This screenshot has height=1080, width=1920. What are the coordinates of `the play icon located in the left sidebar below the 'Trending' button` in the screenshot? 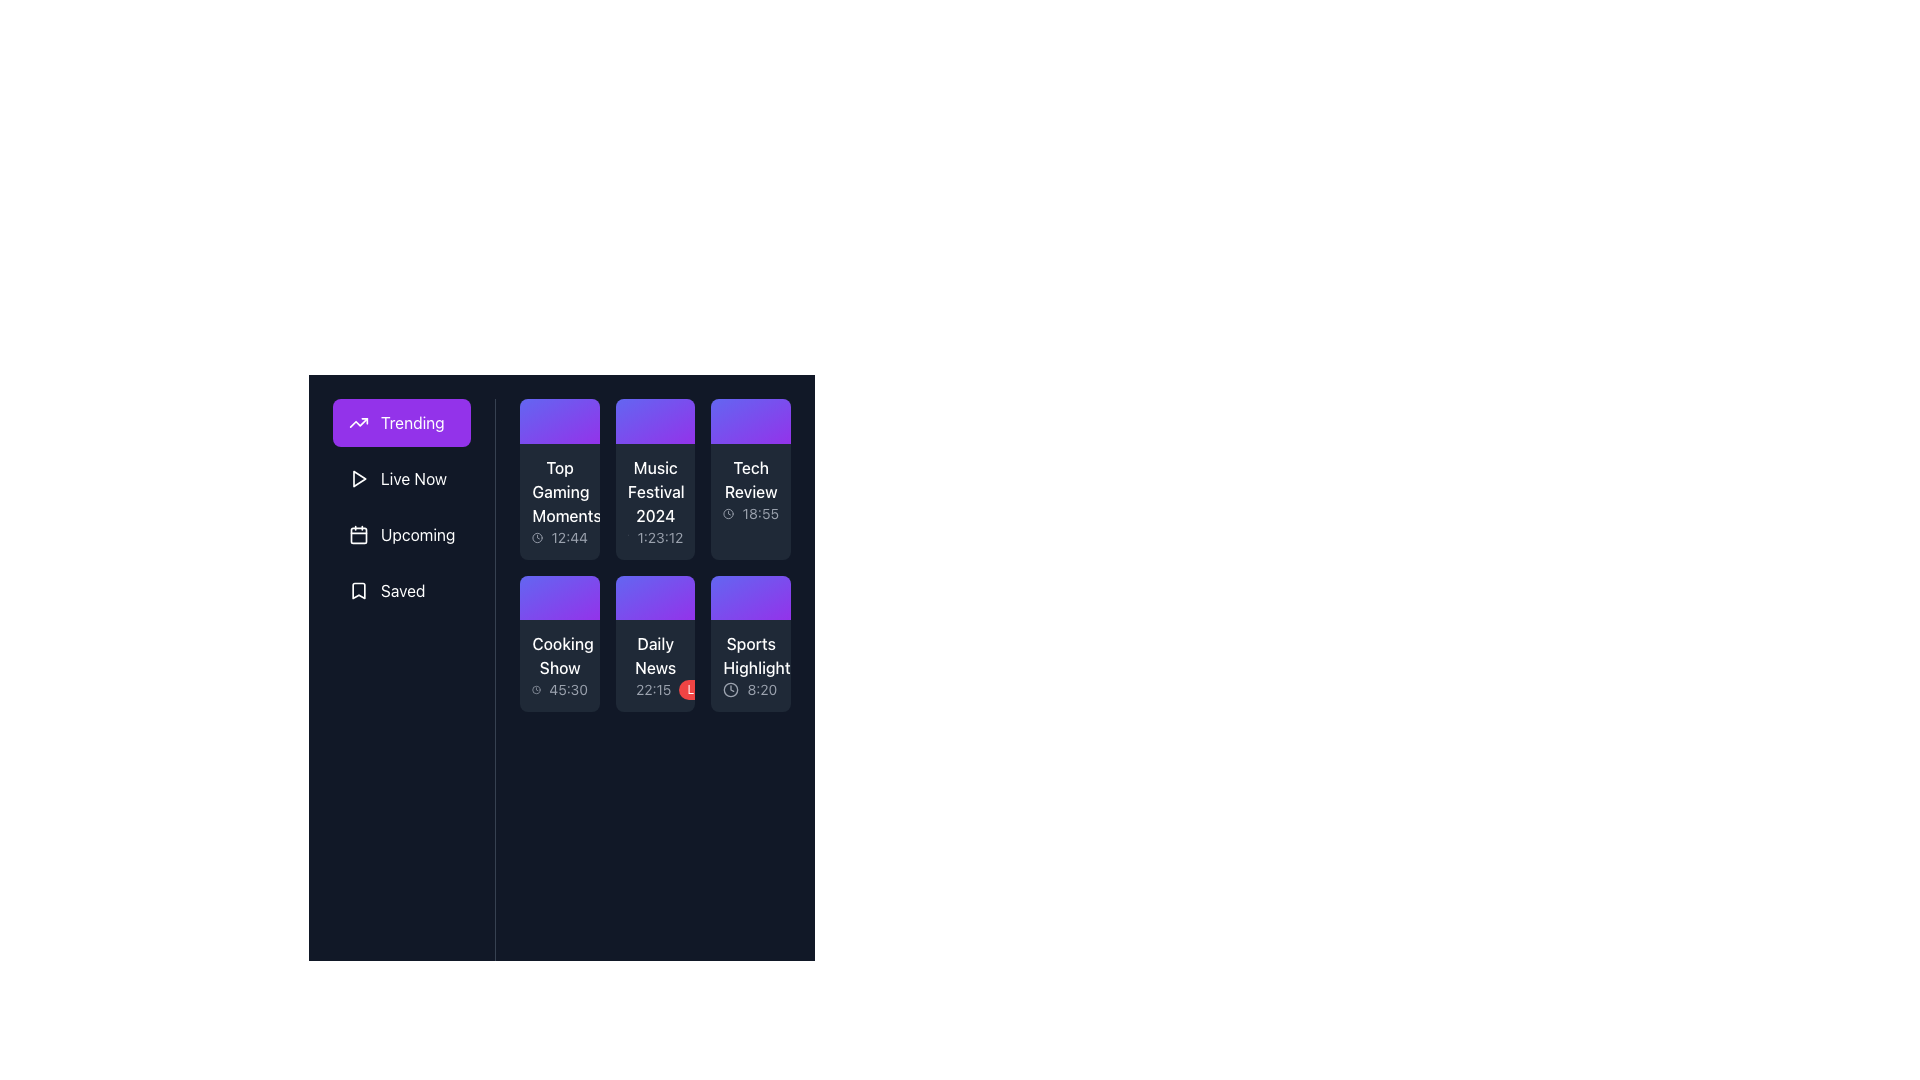 It's located at (359, 478).